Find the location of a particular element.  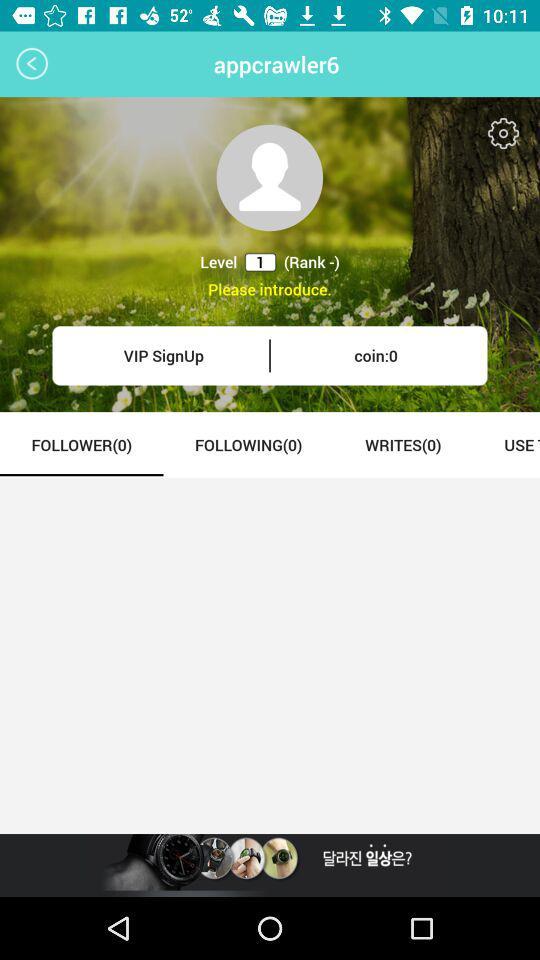

item next to the following(0) item is located at coordinates (80, 444).